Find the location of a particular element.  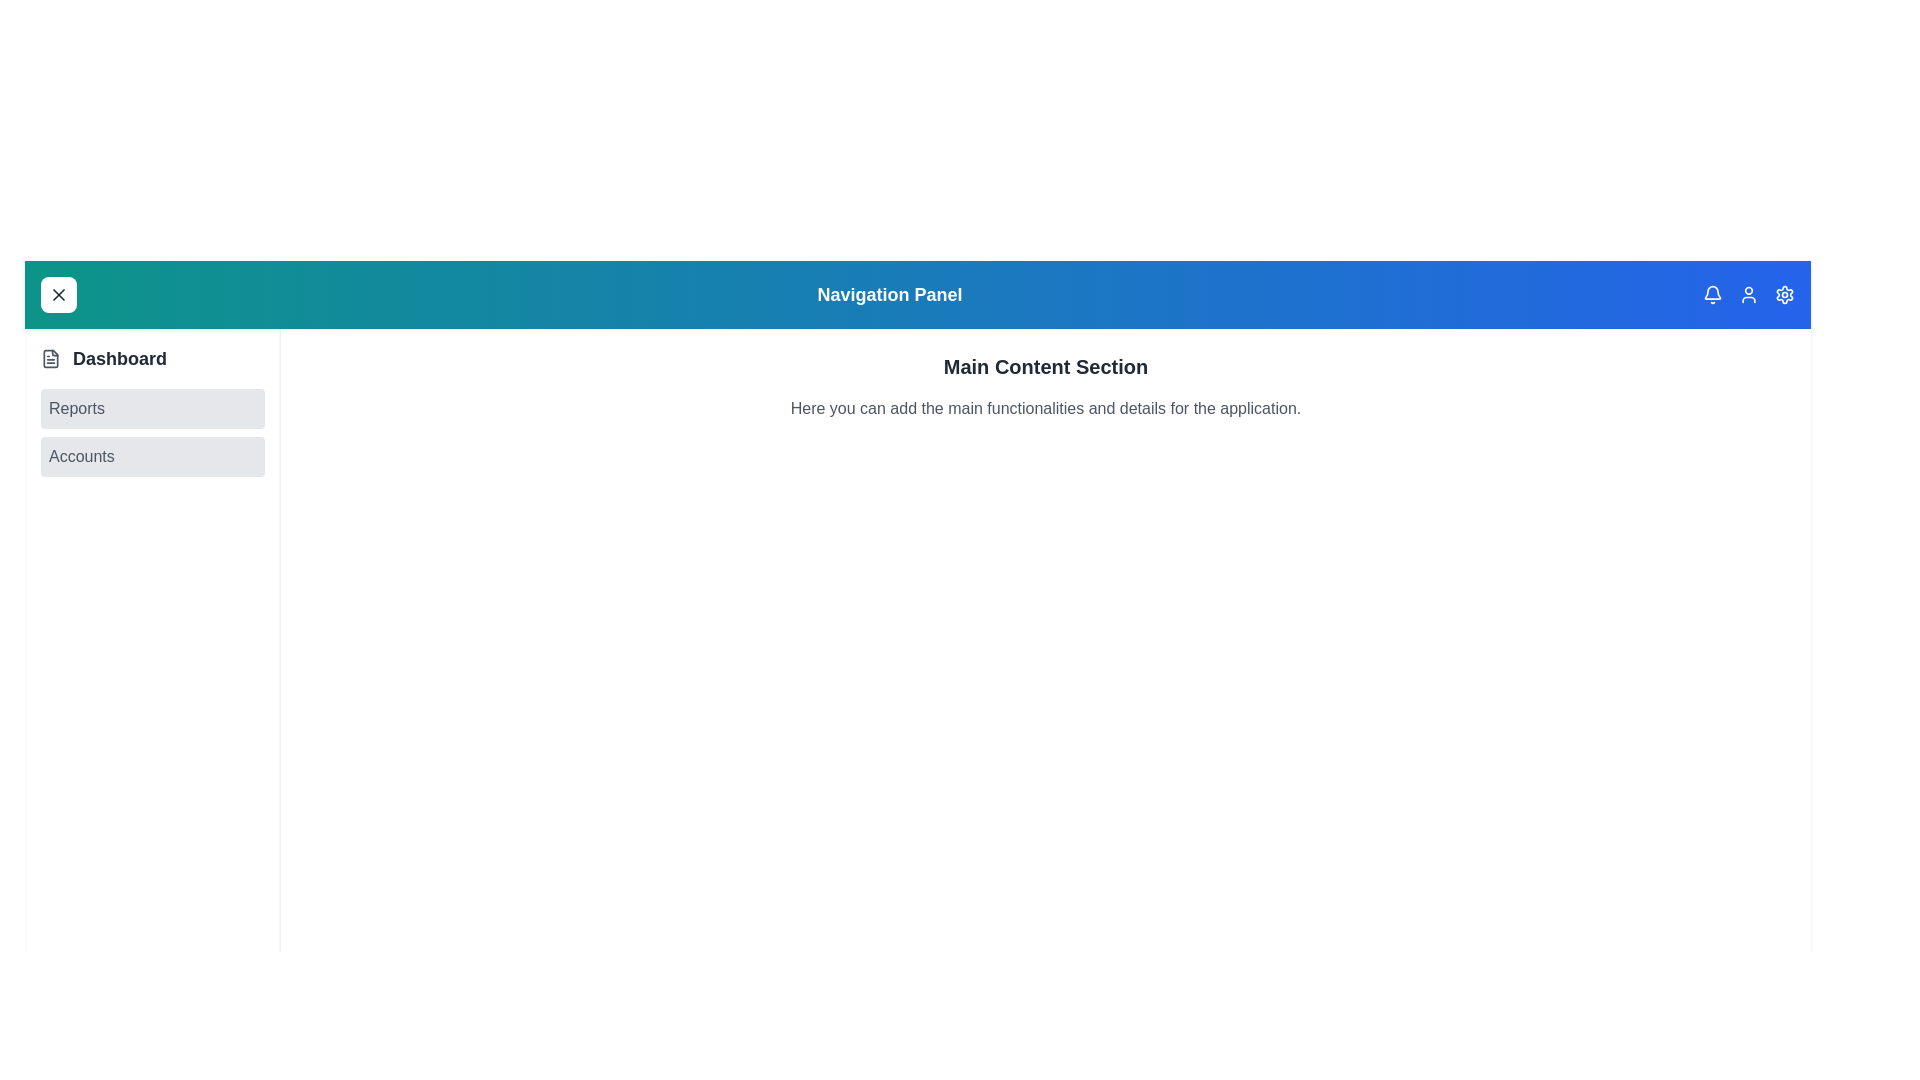

the 'Dashboard' navigation link in the left-side navigation panel, located below the close button and after the document icon is located at coordinates (119, 357).